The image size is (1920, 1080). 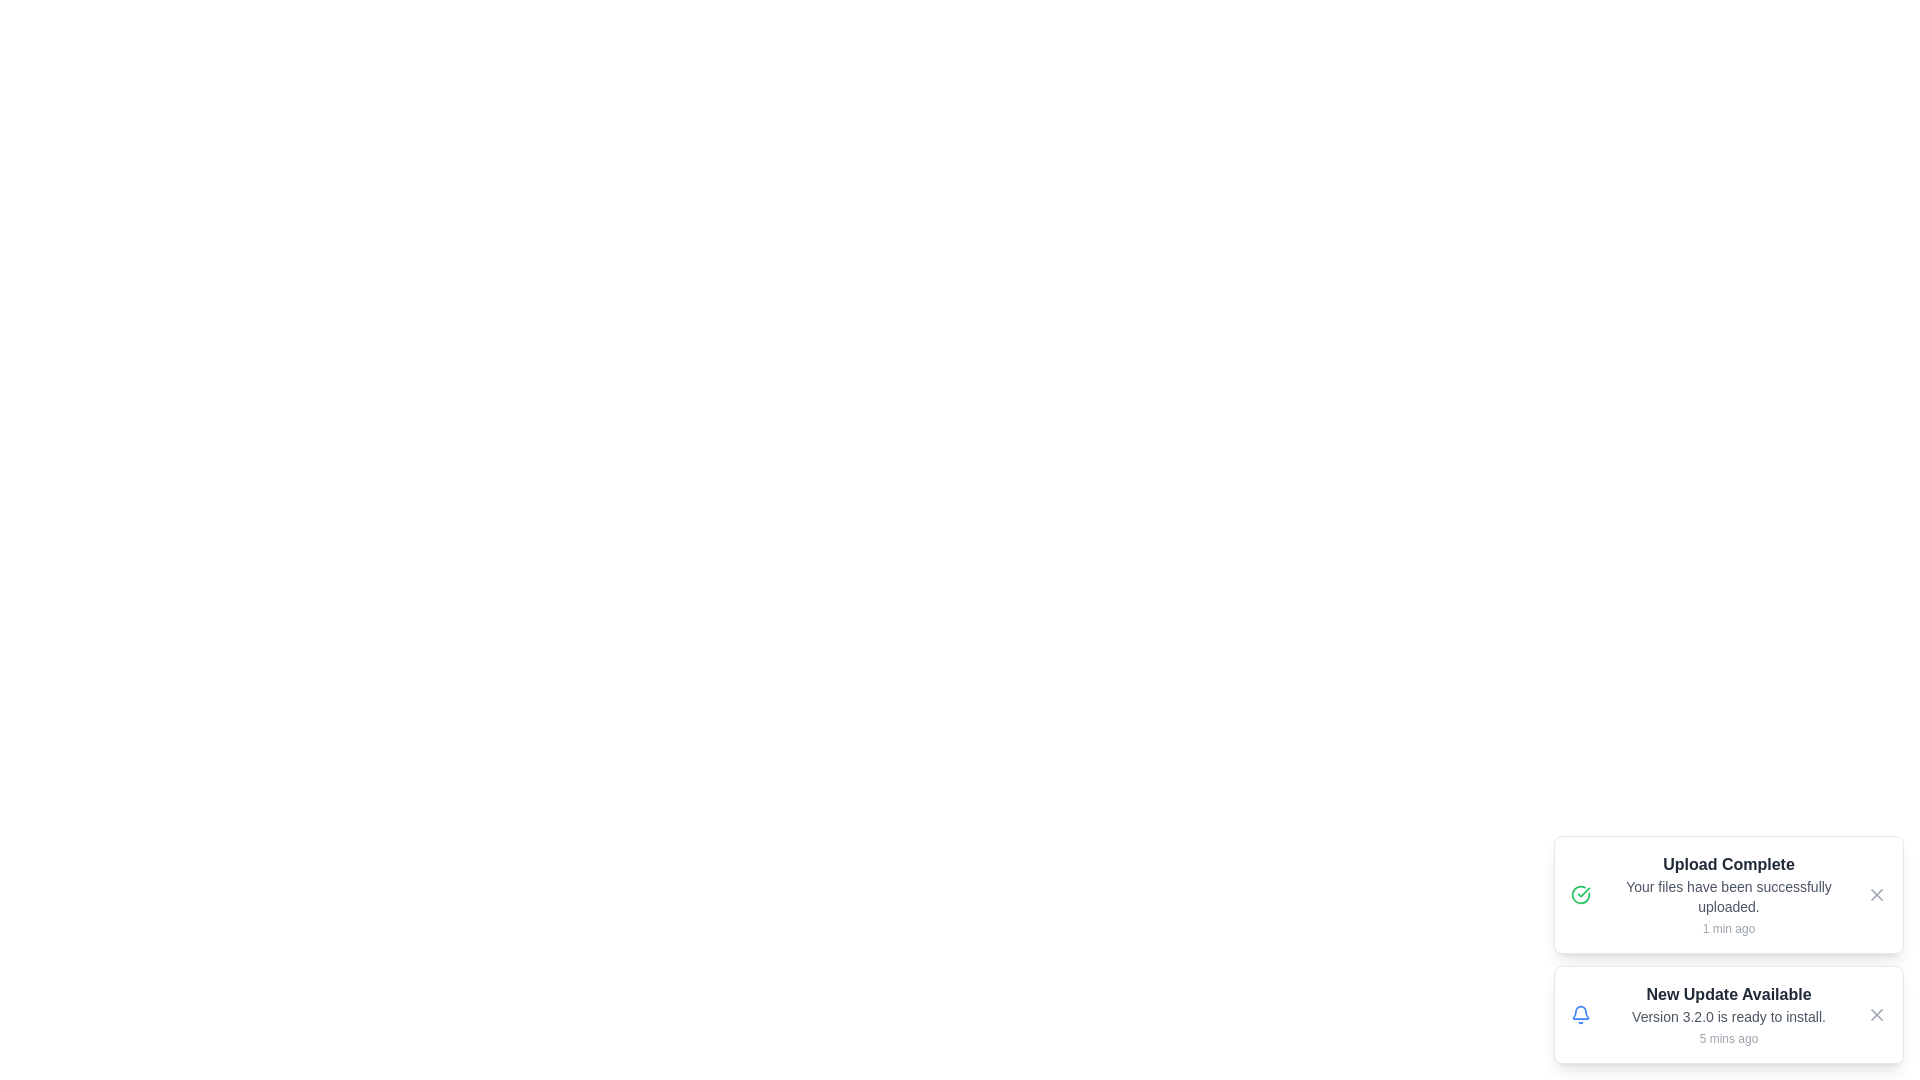 What do you see at coordinates (1727, 1037) in the screenshot?
I see `text content of the small light gray timestamp label indicating '5 mins ago' located below the update message in the notification card` at bounding box center [1727, 1037].